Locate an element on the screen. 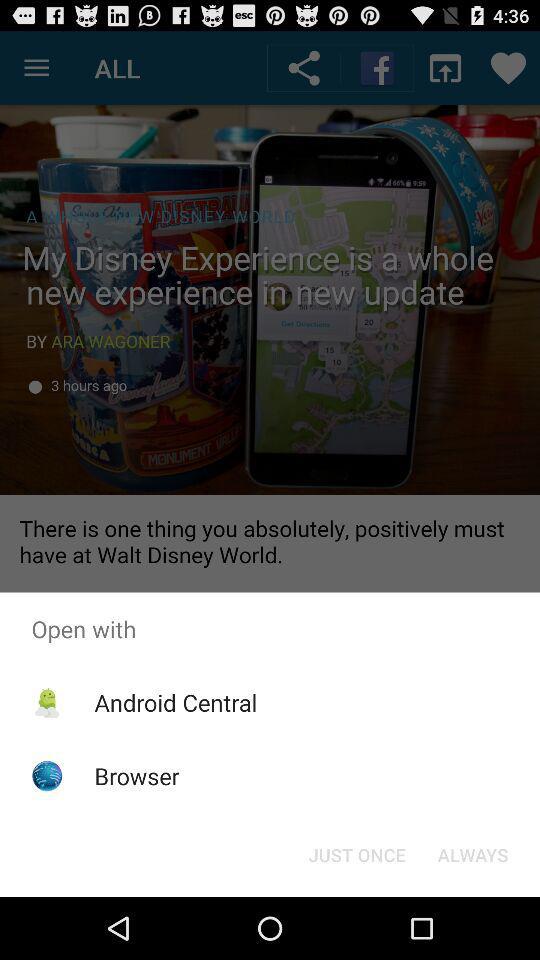  the button next to just once is located at coordinates (472, 853).